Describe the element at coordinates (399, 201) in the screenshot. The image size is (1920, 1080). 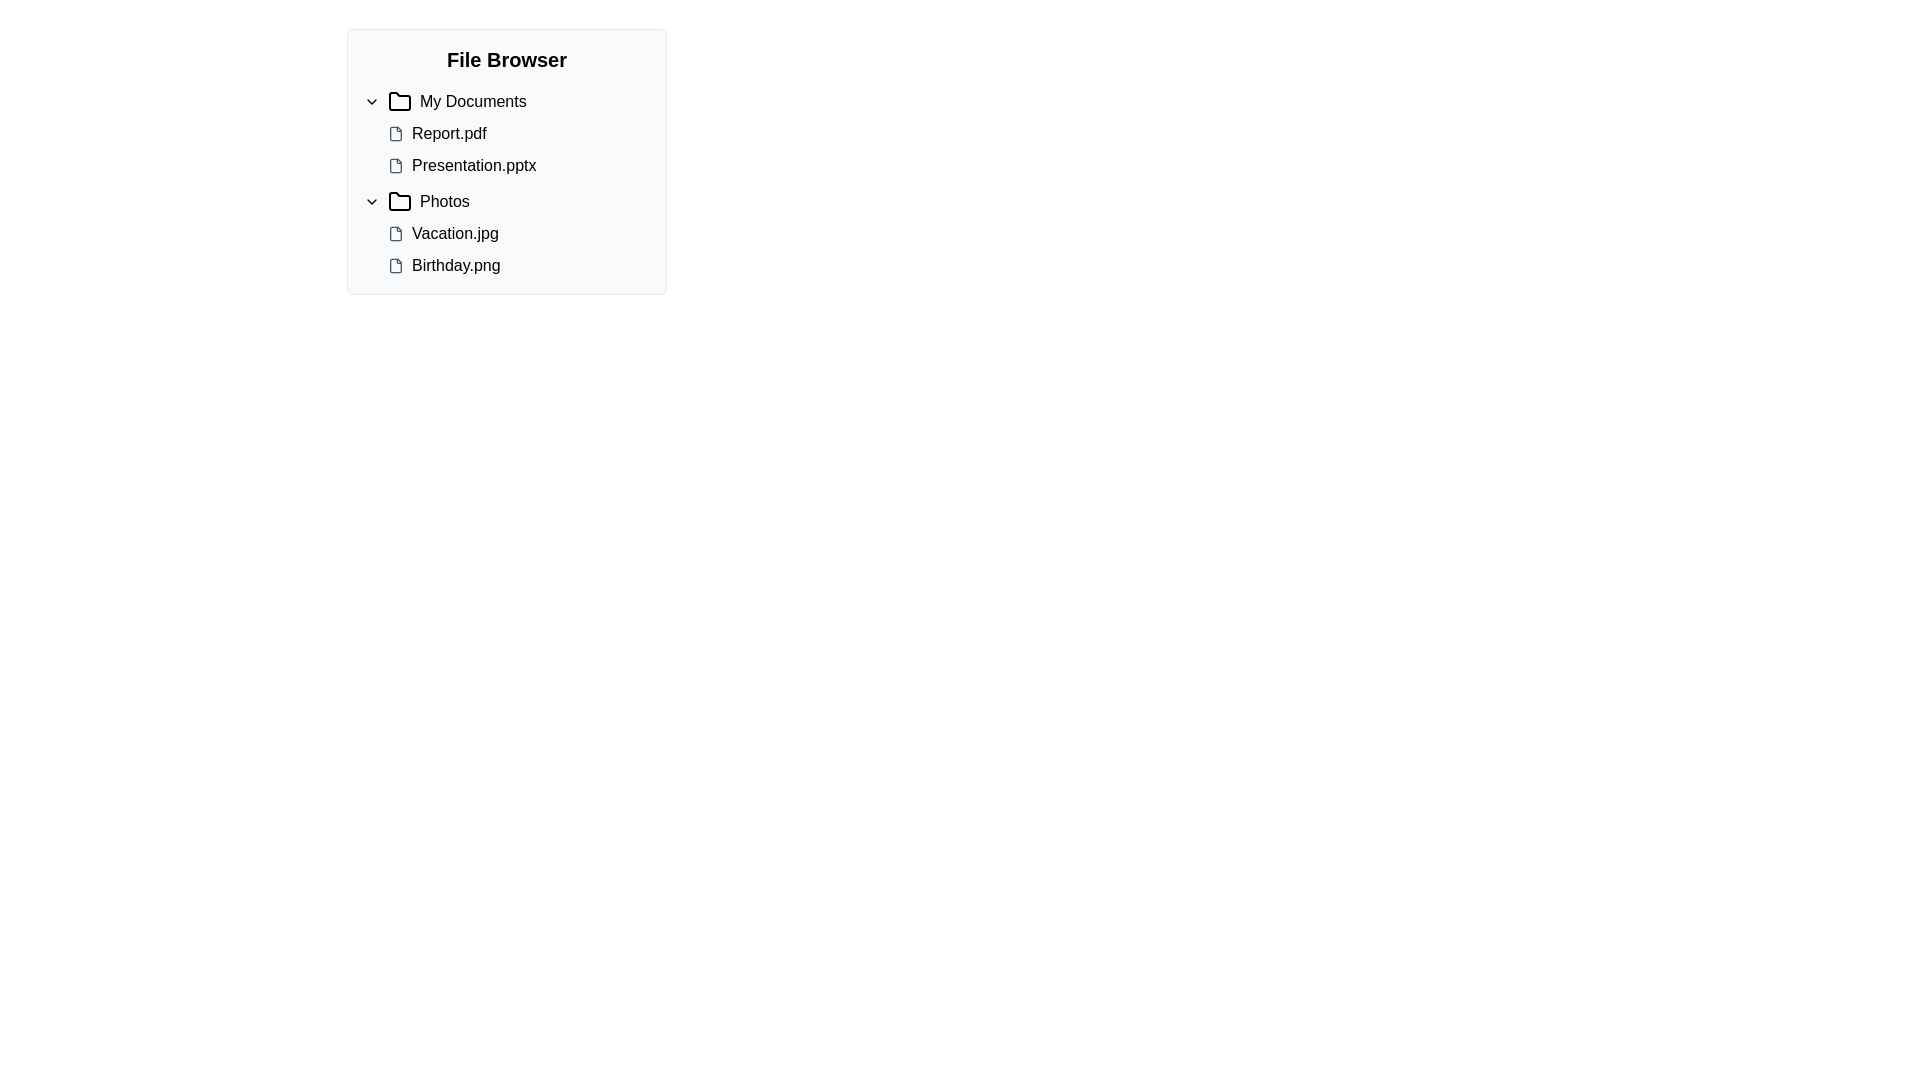
I see `the folder icon labeled 'Photos', which is positioned to the left of the text 'Photos' and to the right of a downward-pointing chevron icon in the file manager interface` at that location.